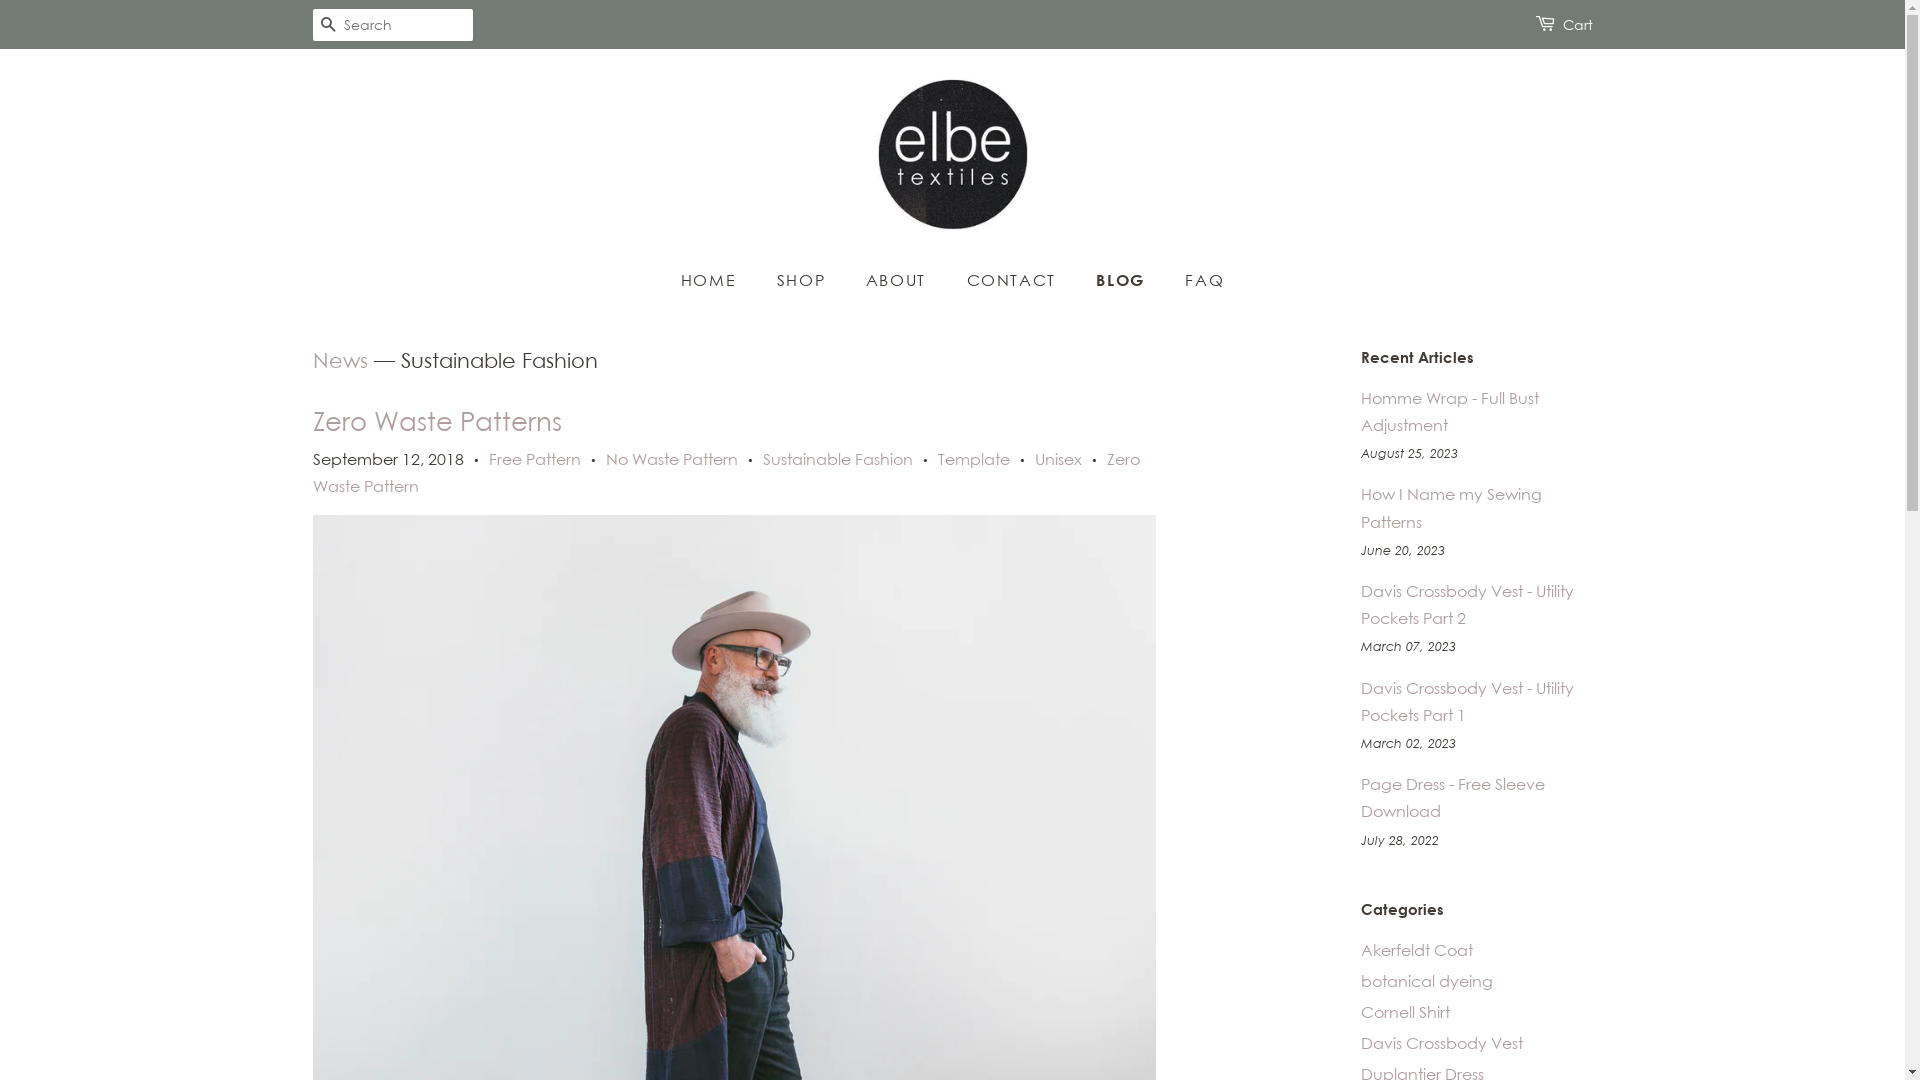  Describe the element at coordinates (1122, 280) in the screenshot. I see `'BLOG'` at that location.